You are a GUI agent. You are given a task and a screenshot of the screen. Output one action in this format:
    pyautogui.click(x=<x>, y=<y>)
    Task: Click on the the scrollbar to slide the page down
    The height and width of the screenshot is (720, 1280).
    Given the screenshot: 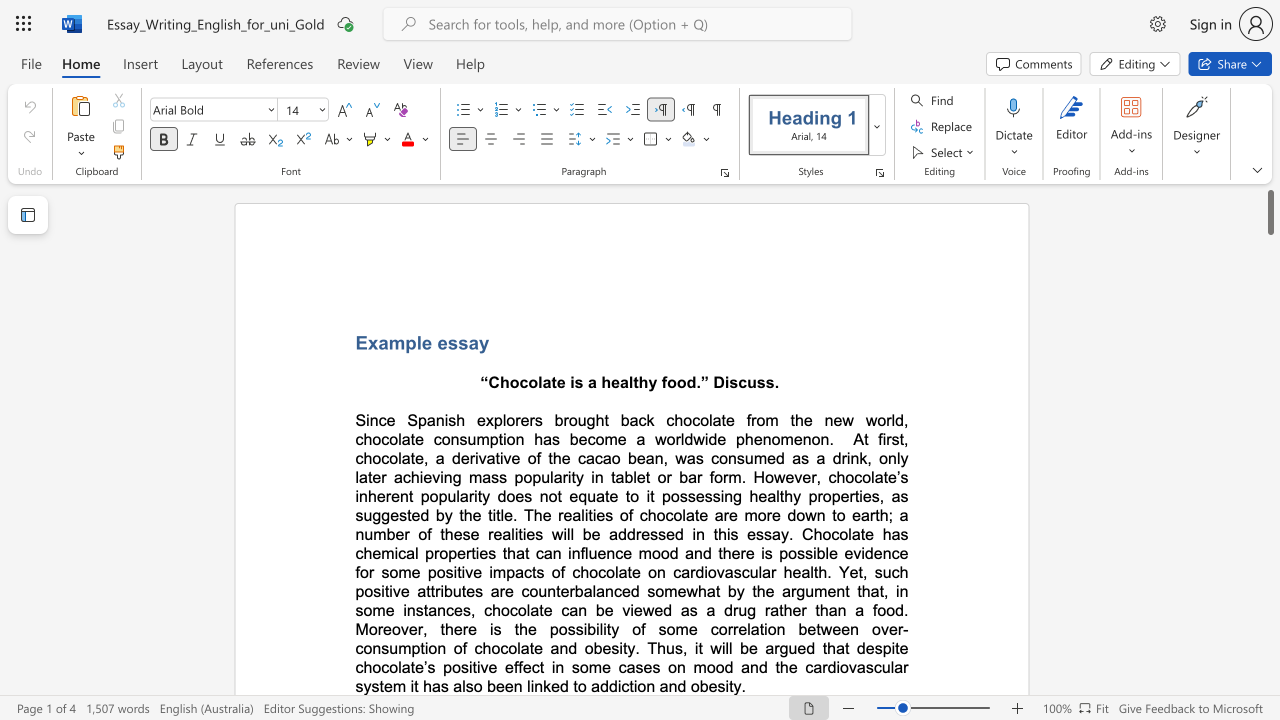 What is the action you would take?
    pyautogui.click(x=1269, y=630)
    